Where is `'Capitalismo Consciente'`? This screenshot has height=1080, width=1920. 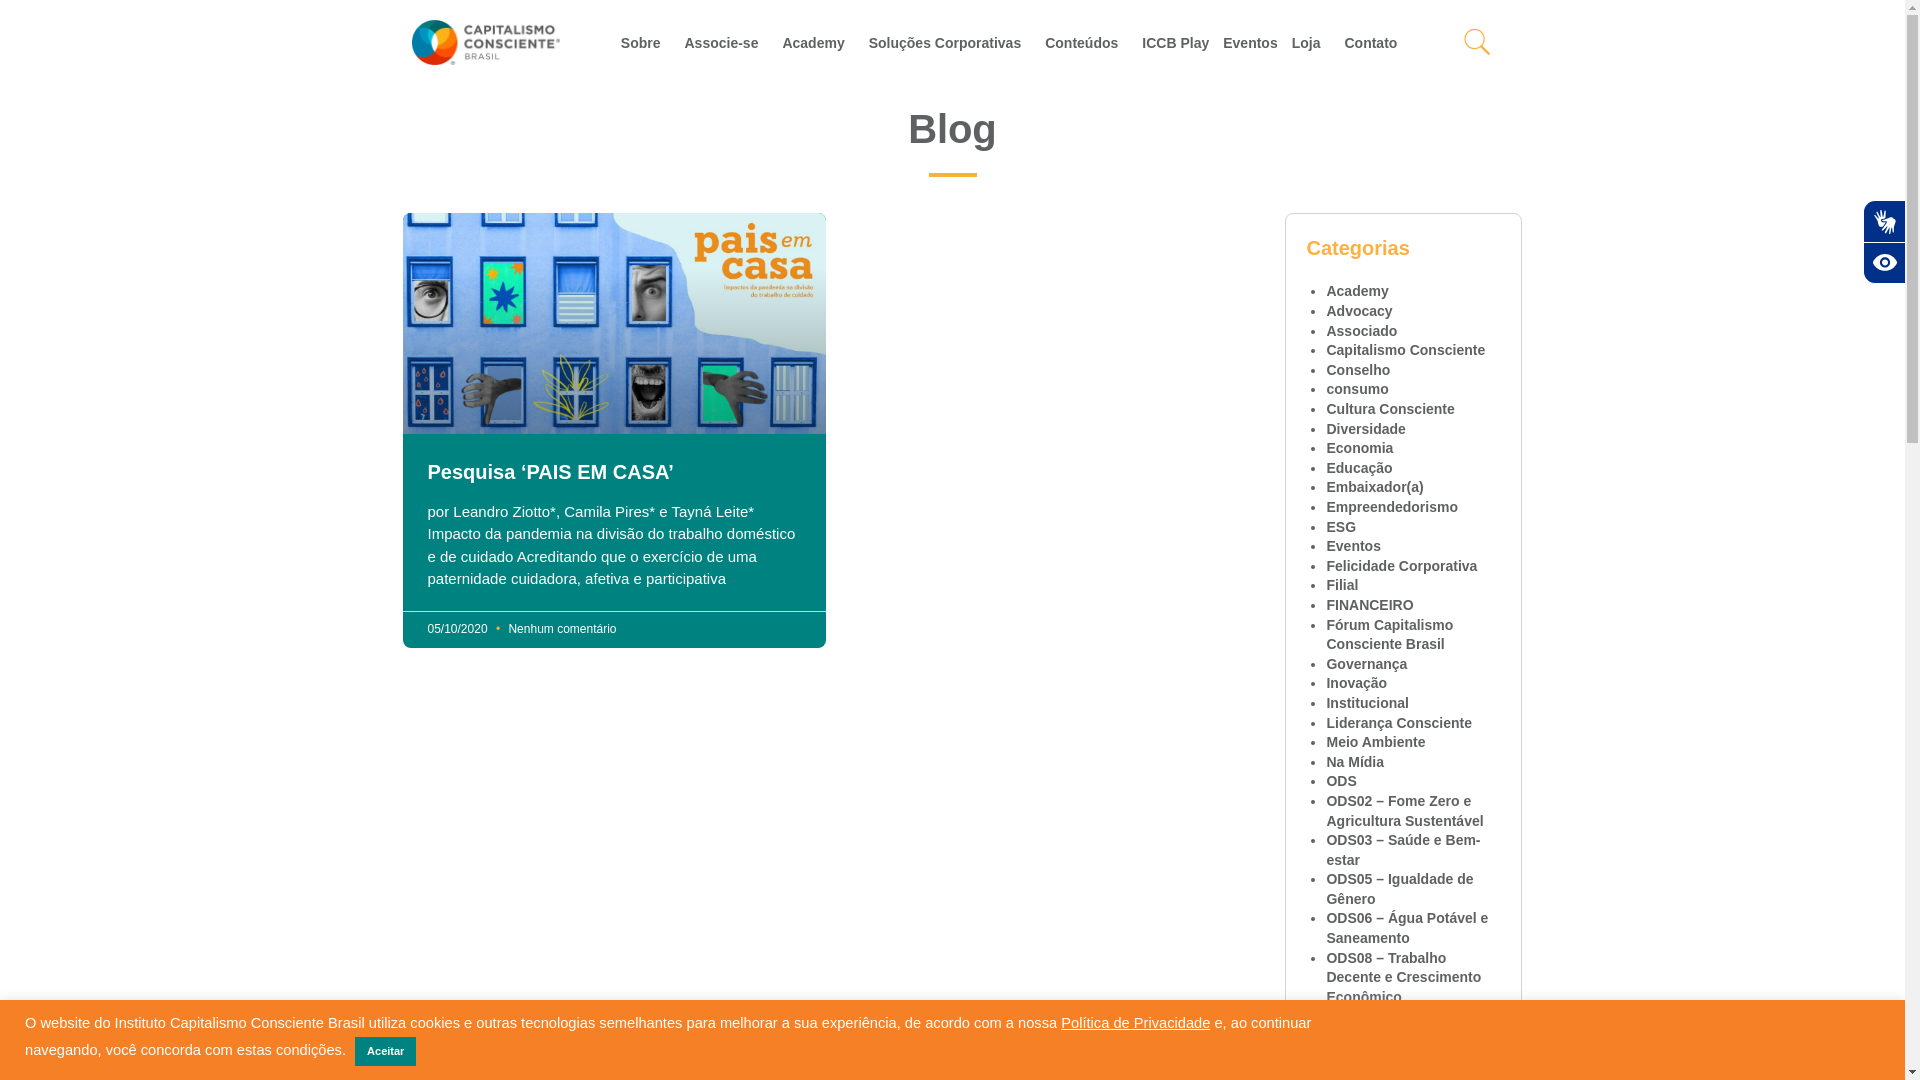 'Capitalismo Consciente' is located at coordinates (1404, 349).